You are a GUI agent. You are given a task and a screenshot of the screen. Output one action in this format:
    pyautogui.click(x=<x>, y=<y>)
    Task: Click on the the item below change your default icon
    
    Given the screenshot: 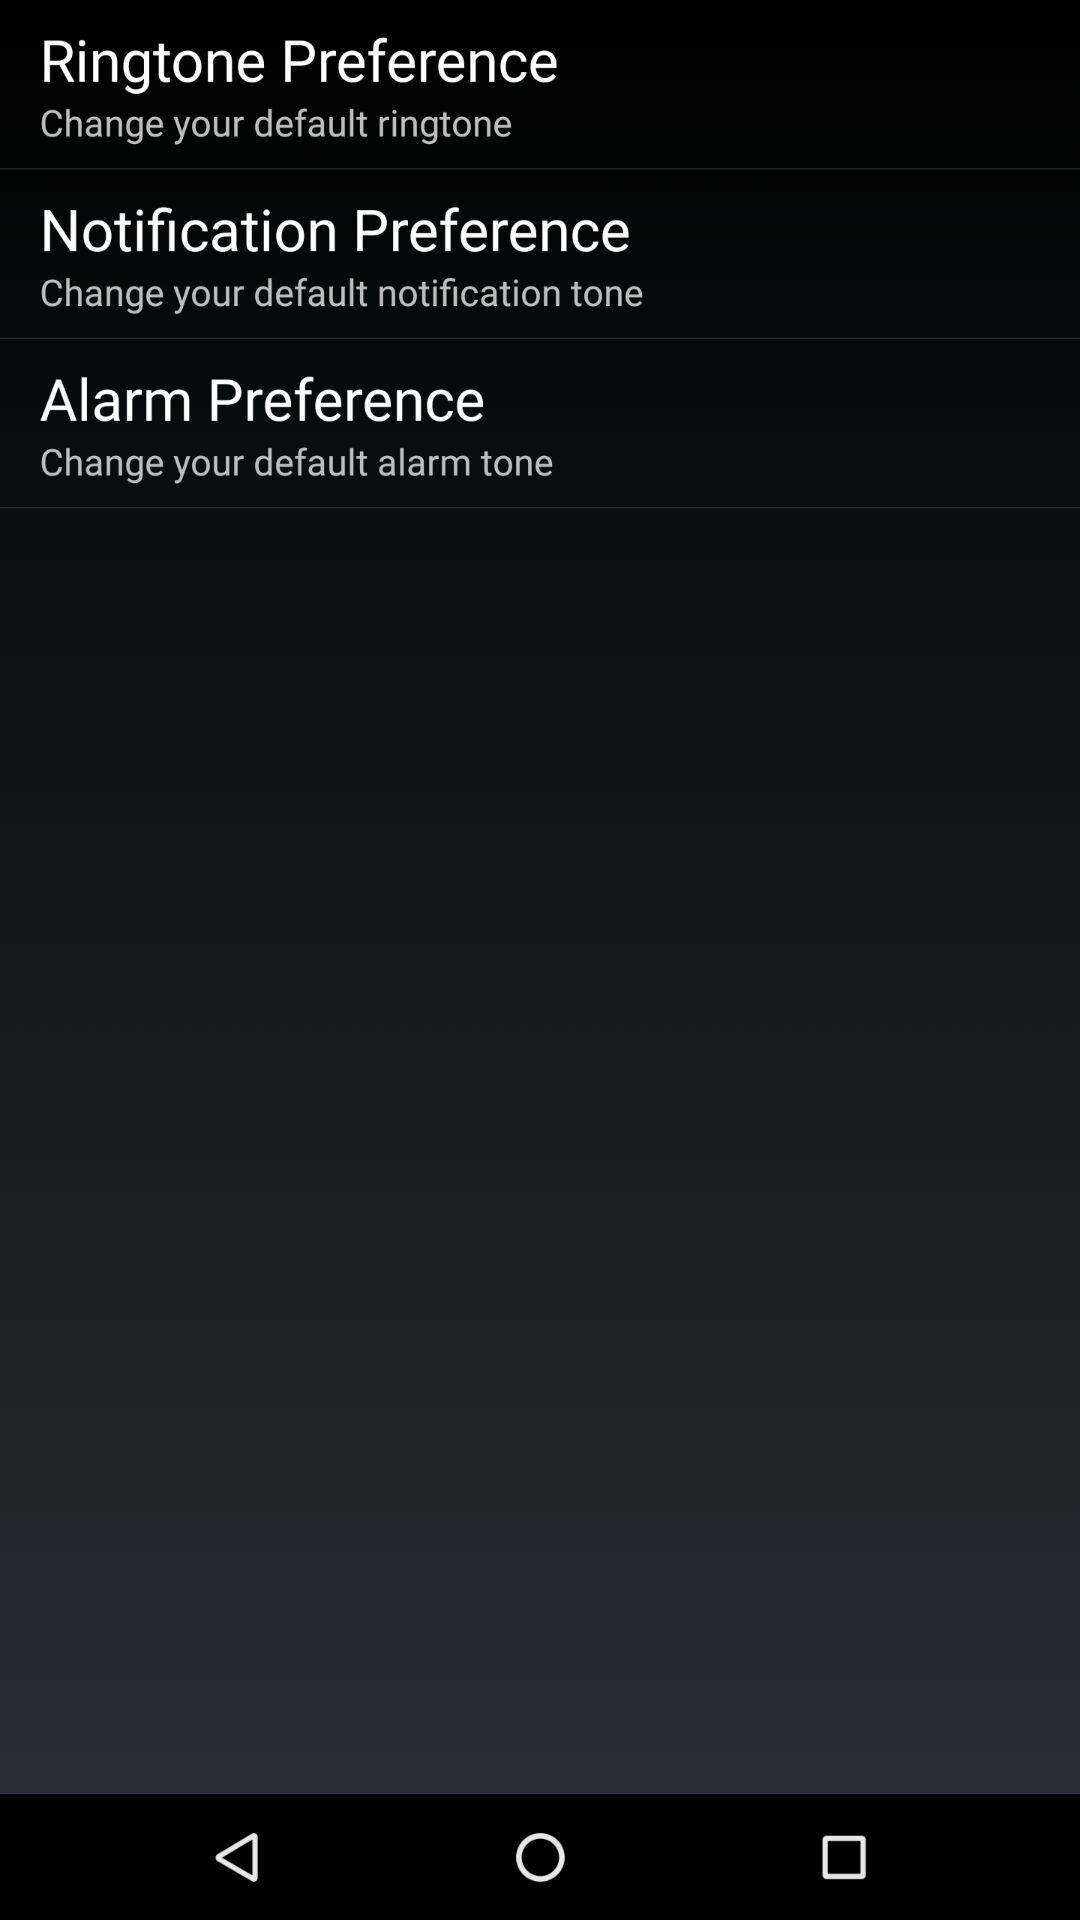 What is the action you would take?
    pyautogui.click(x=334, y=228)
    